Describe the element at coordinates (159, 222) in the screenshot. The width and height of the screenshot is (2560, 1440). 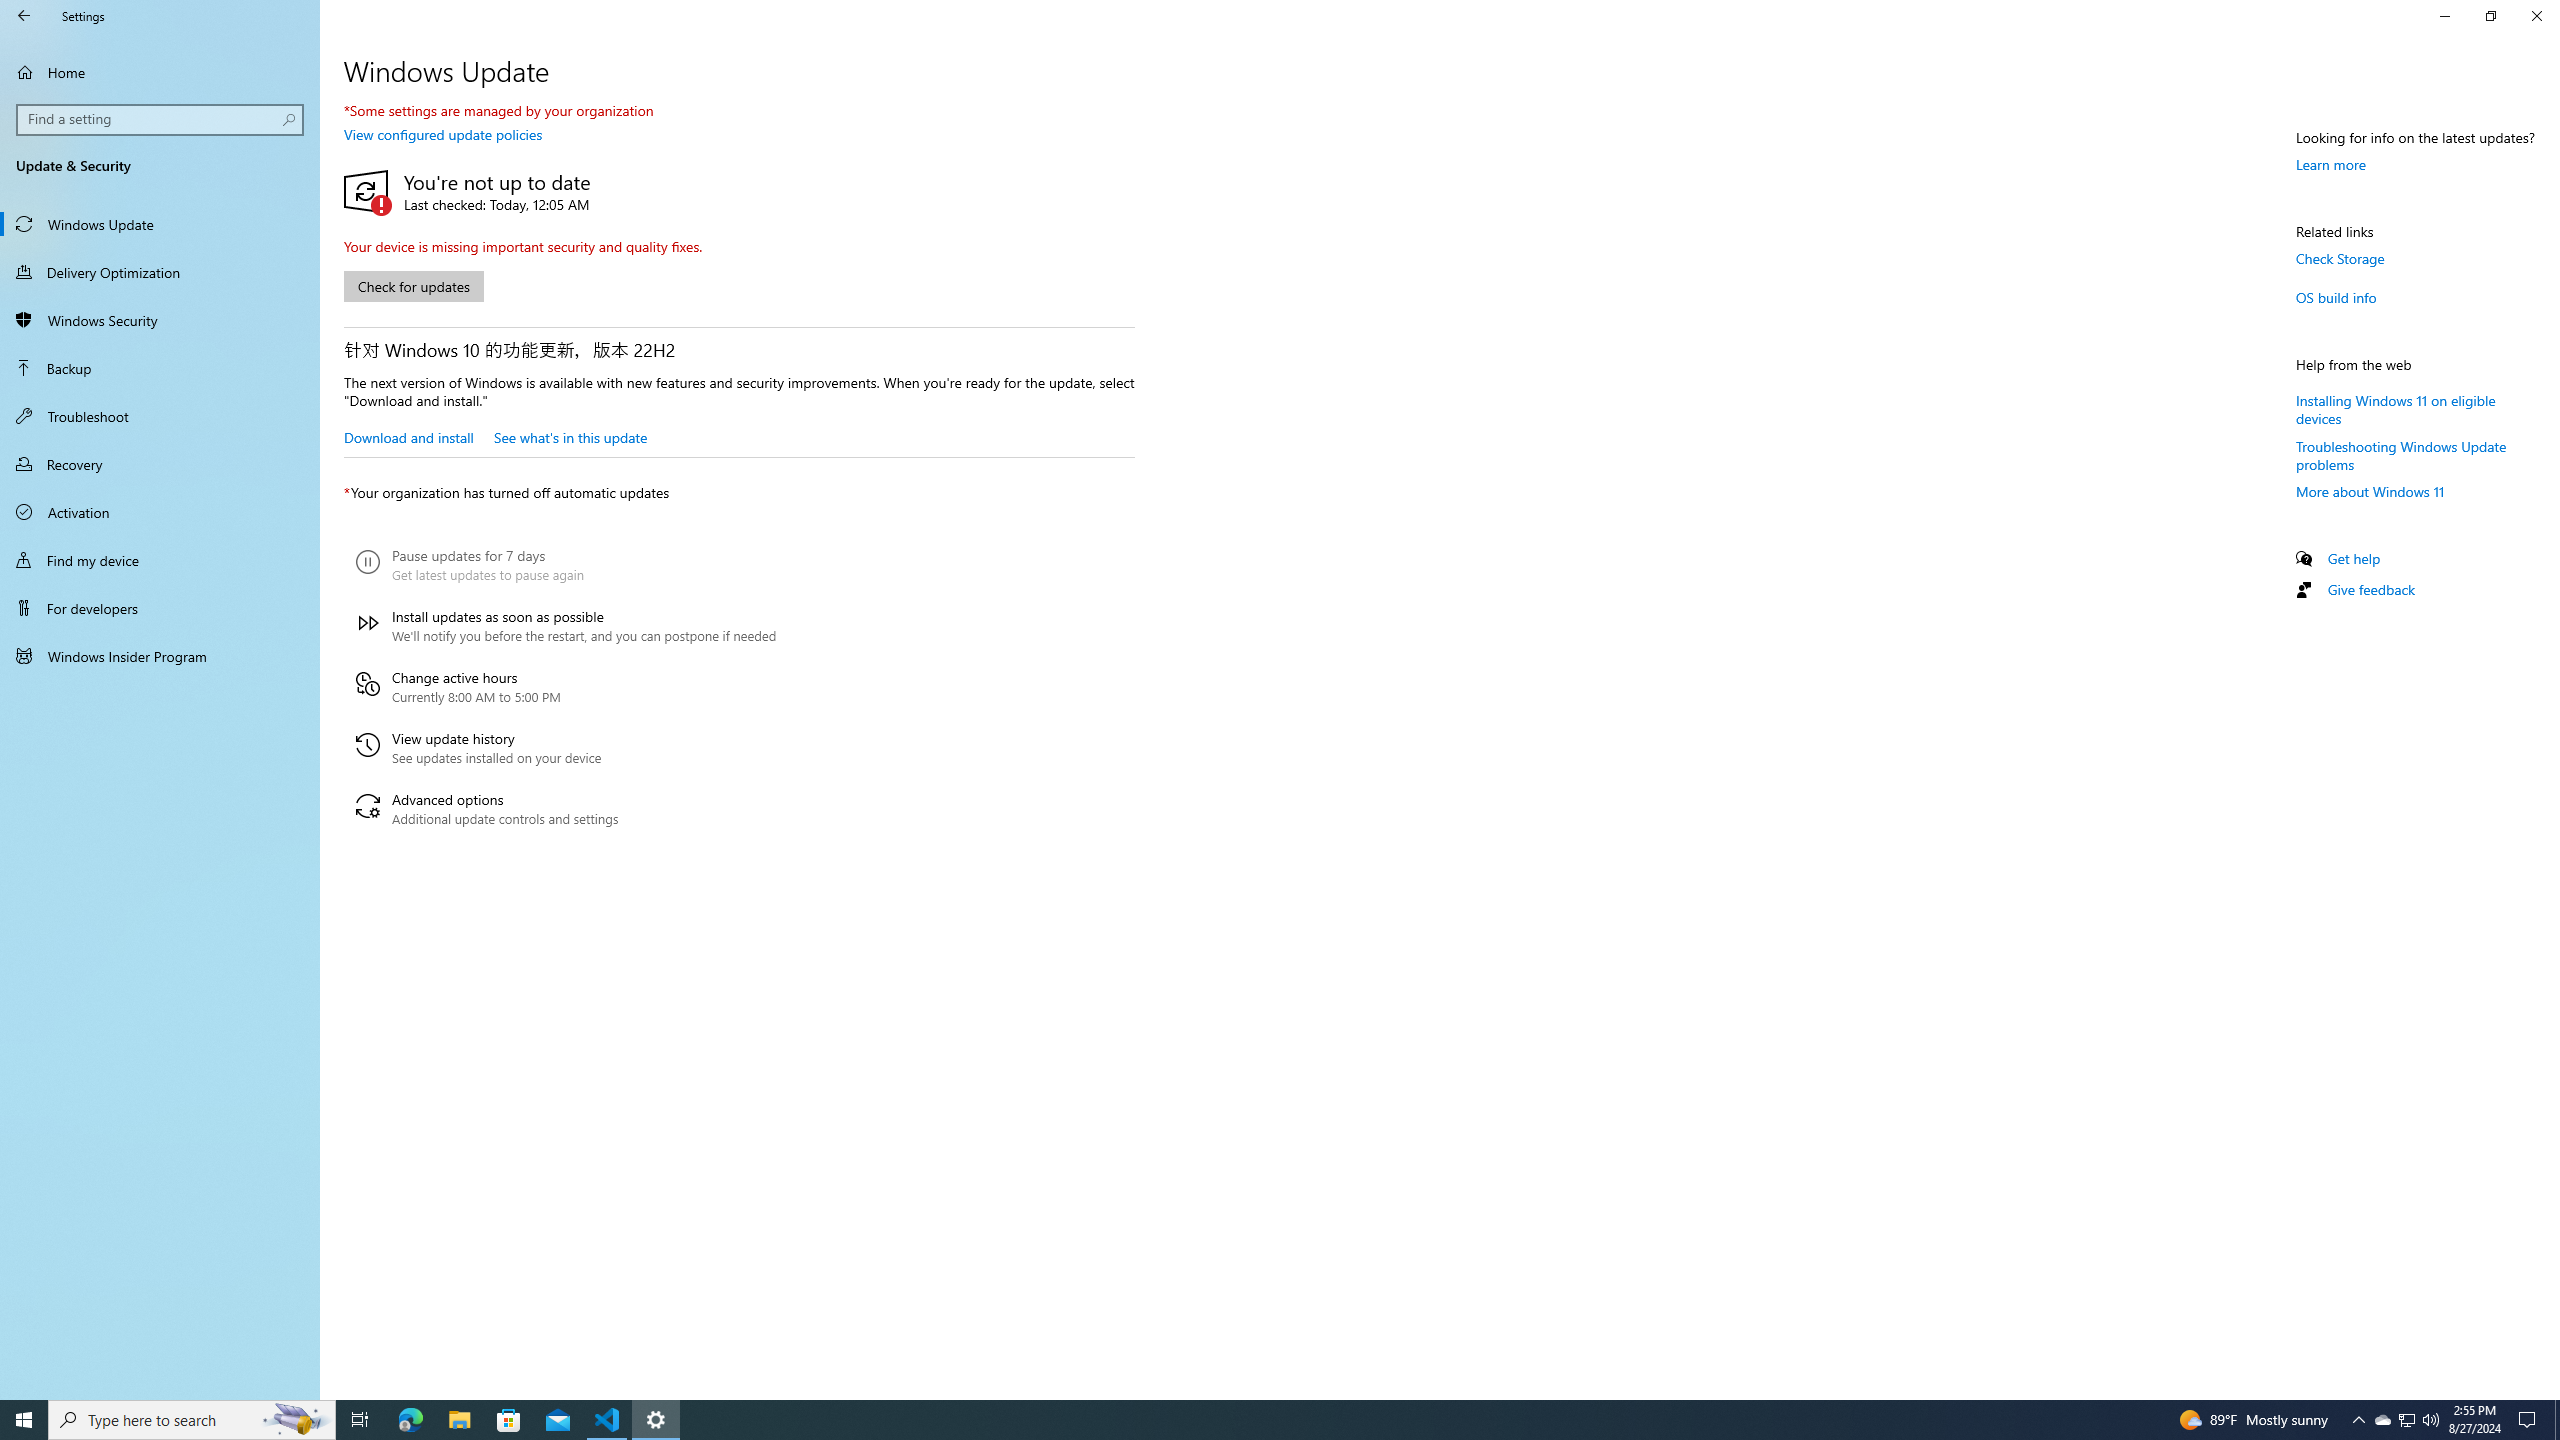
I see `'Windows Update'` at that location.